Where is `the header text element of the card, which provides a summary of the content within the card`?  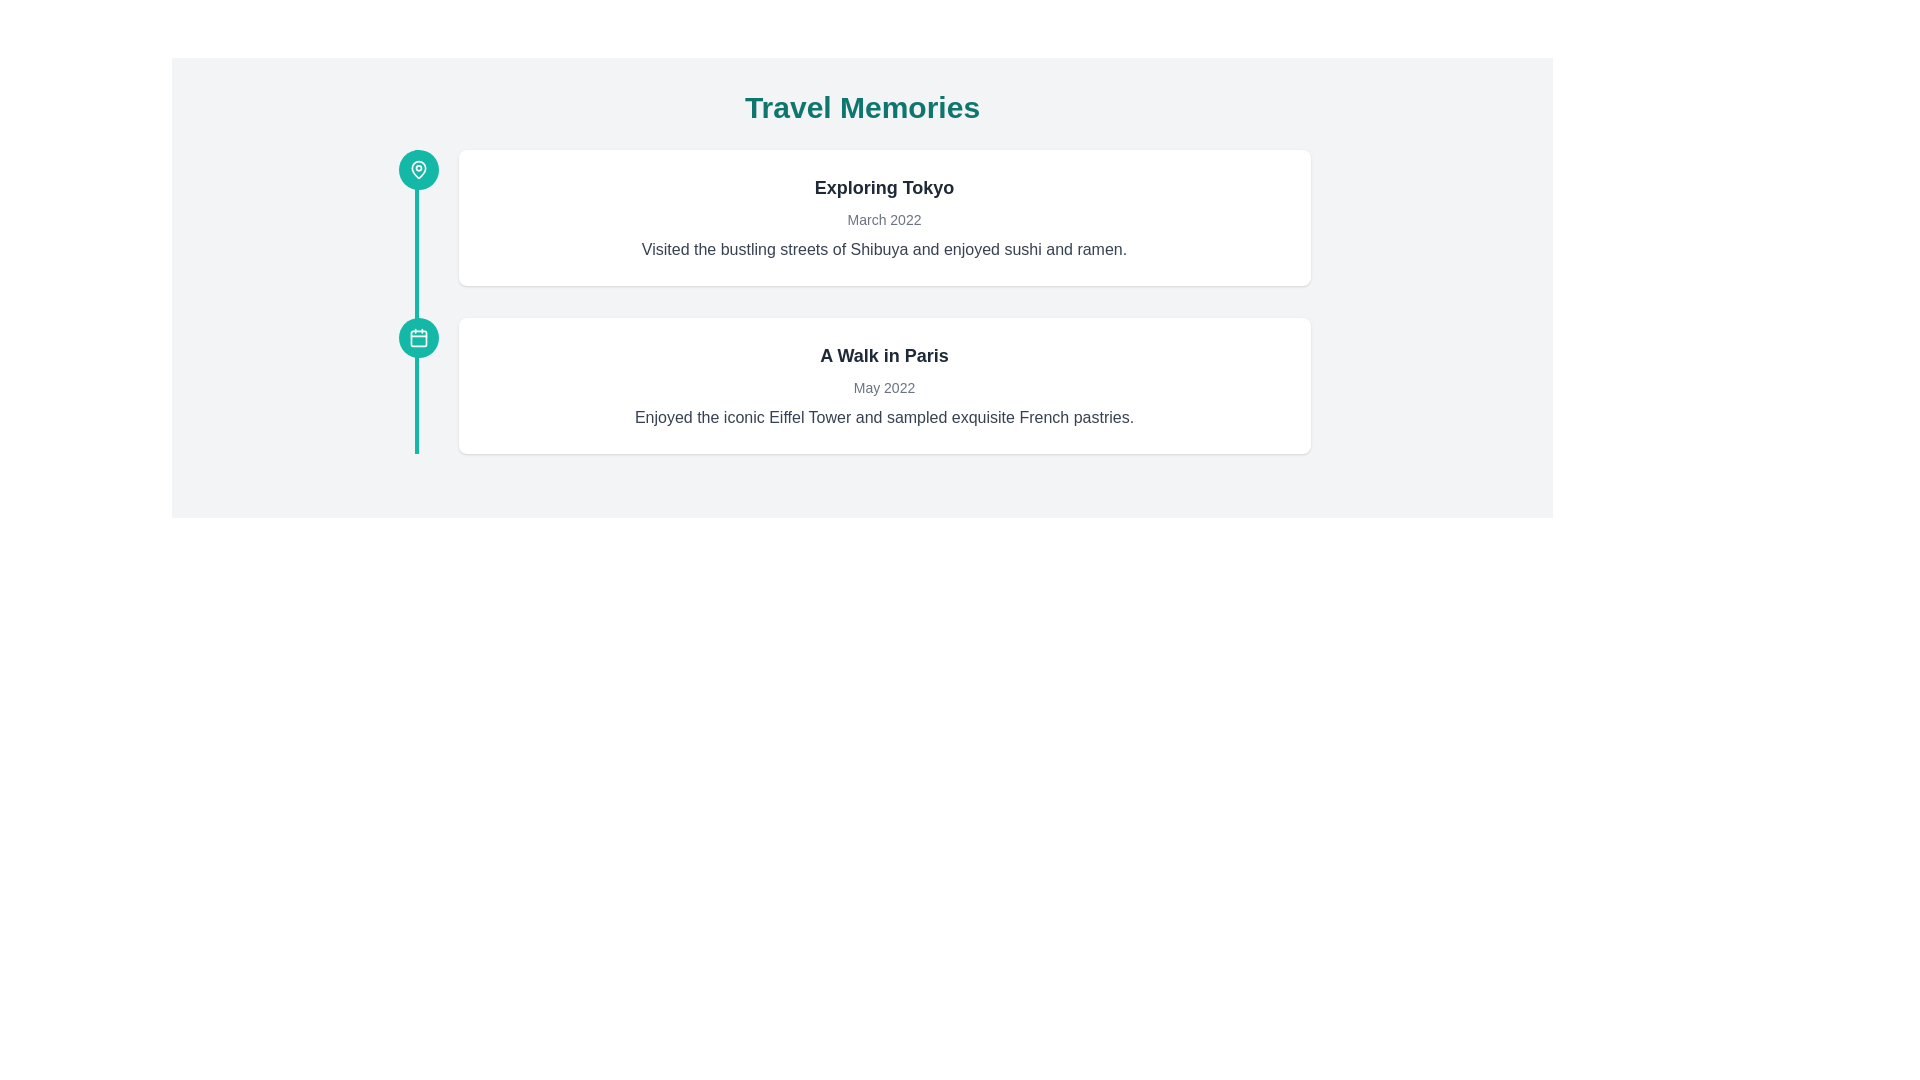
the header text element of the card, which provides a summary of the content within the card is located at coordinates (883, 354).